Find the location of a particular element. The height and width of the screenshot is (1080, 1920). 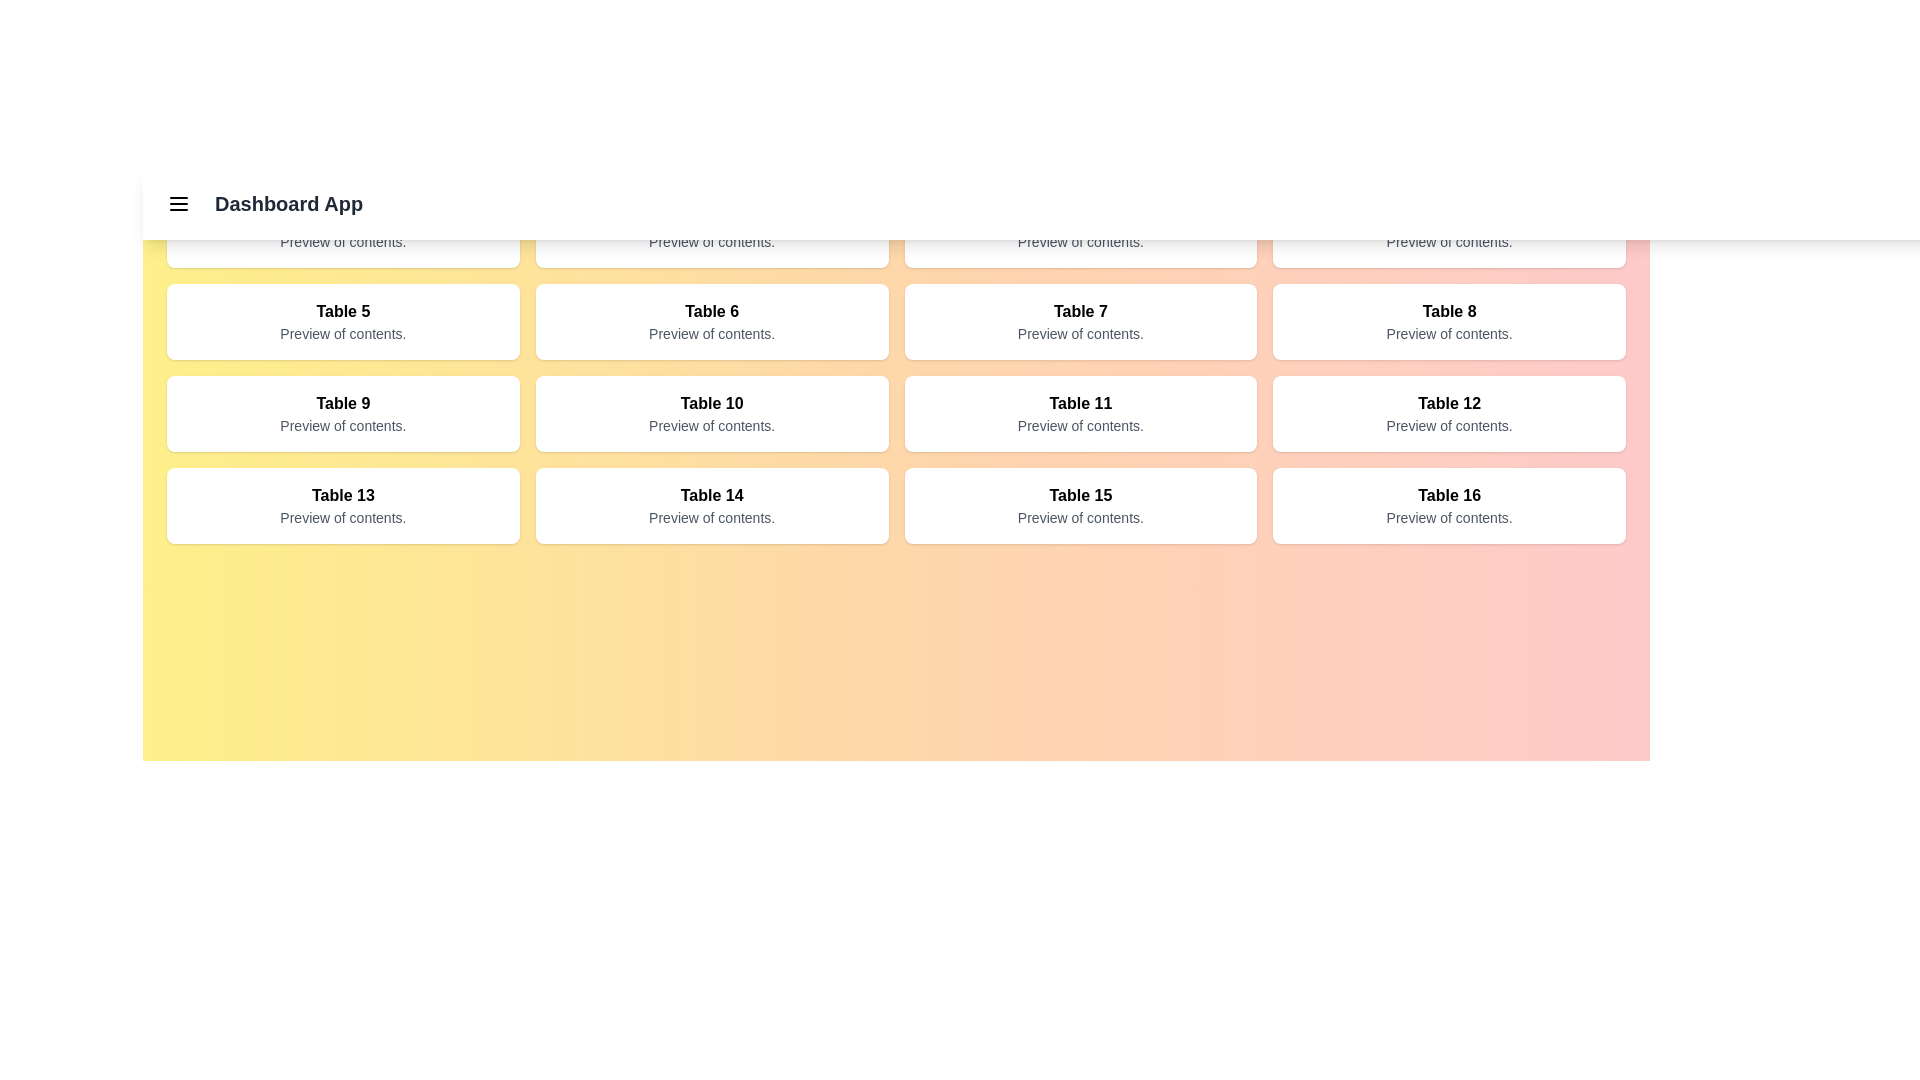

the menu button to toggle the navigation bar visibility is located at coordinates (178, 204).